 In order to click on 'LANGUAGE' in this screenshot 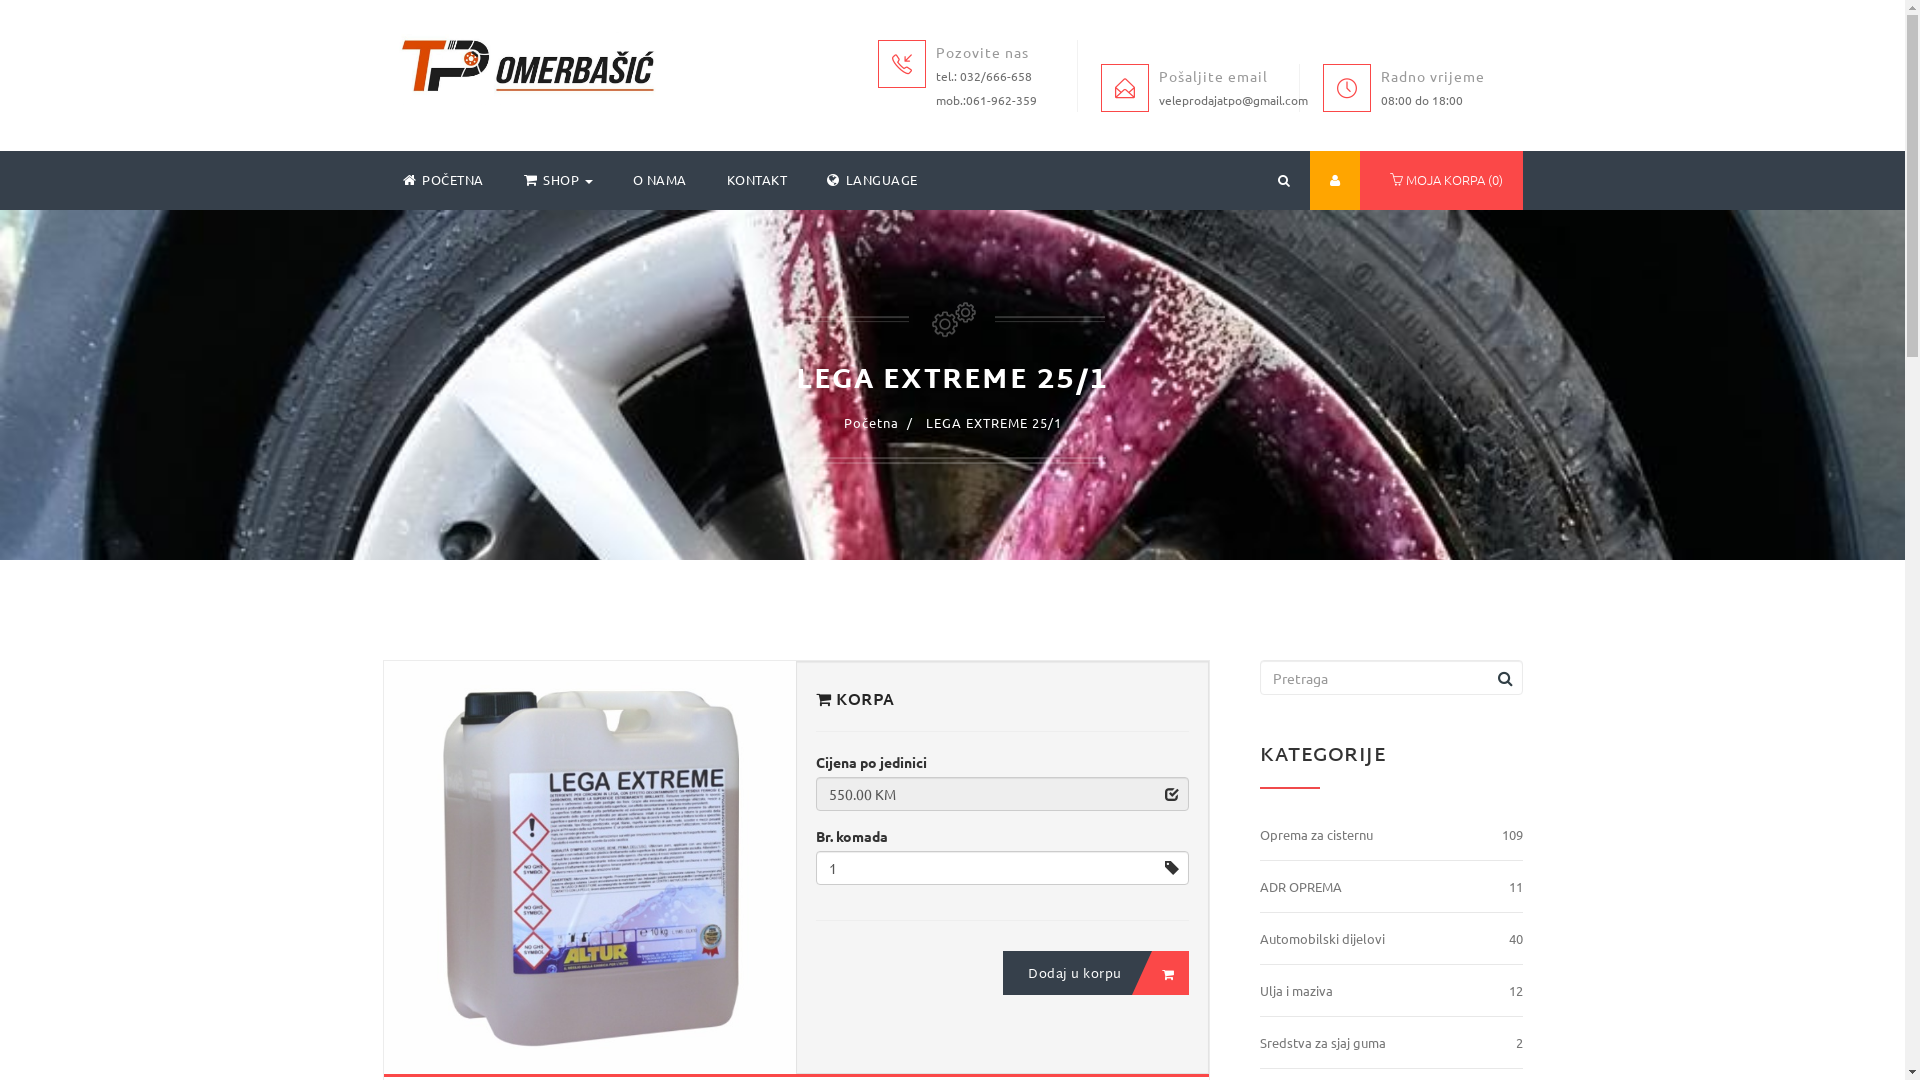, I will do `click(872, 180)`.